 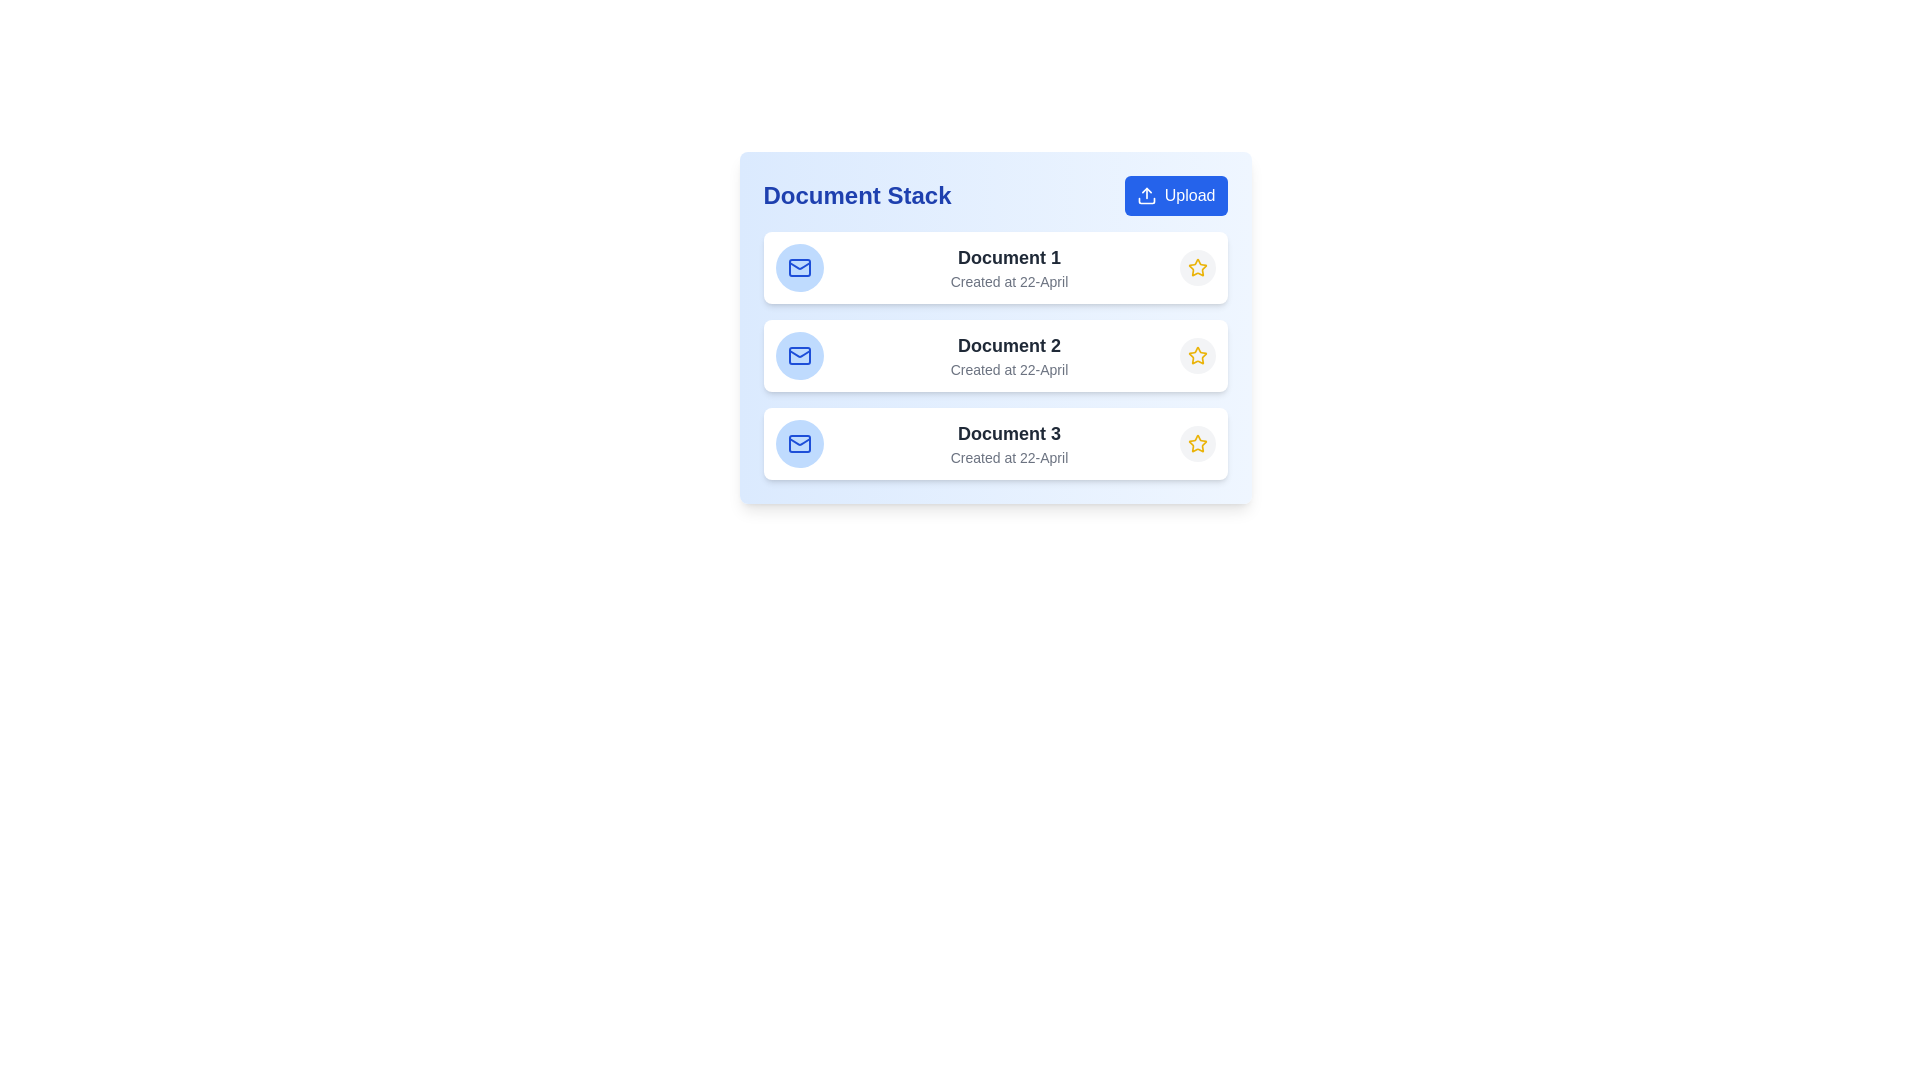 I want to click on the circular light blue icon button with a dark blue mail icon, so click(x=798, y=266).